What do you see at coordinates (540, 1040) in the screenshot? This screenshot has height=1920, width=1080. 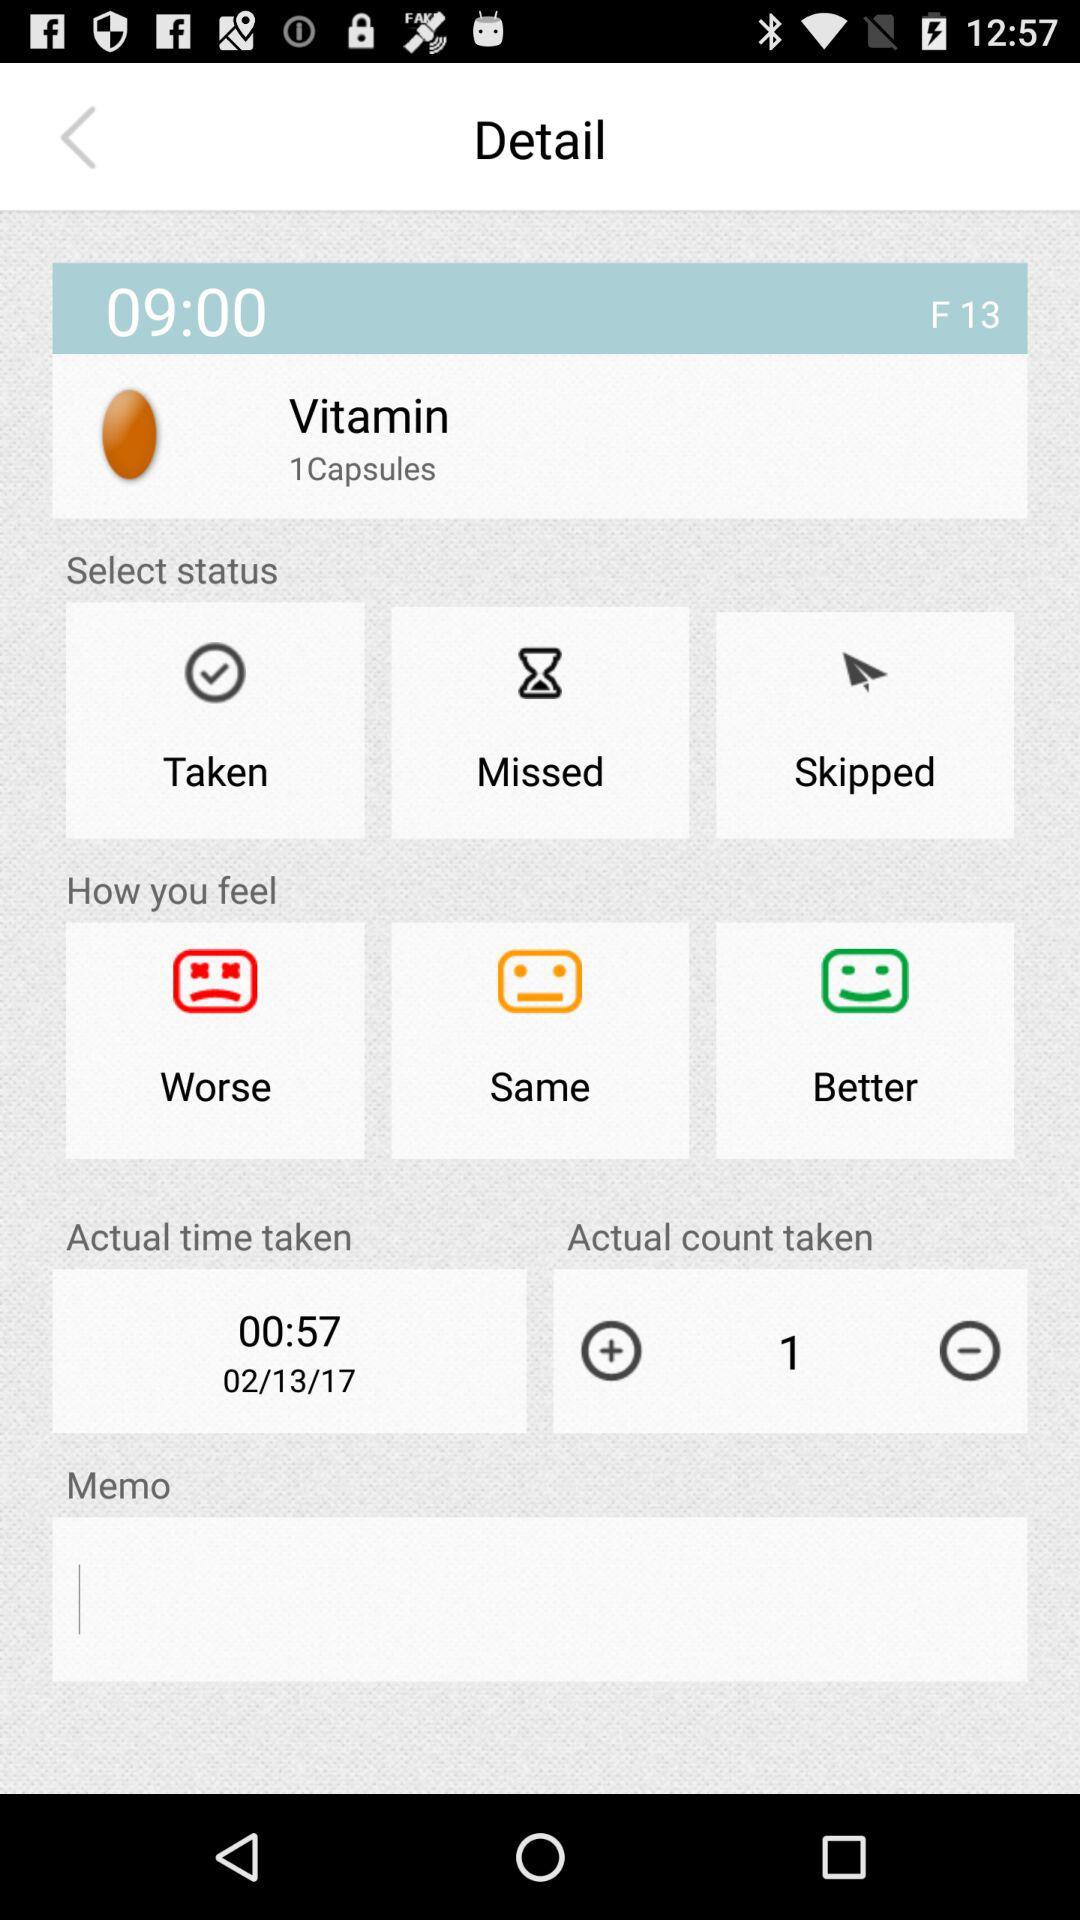 I see `icon above the actual time taken` at bounding box center [540, 1040].